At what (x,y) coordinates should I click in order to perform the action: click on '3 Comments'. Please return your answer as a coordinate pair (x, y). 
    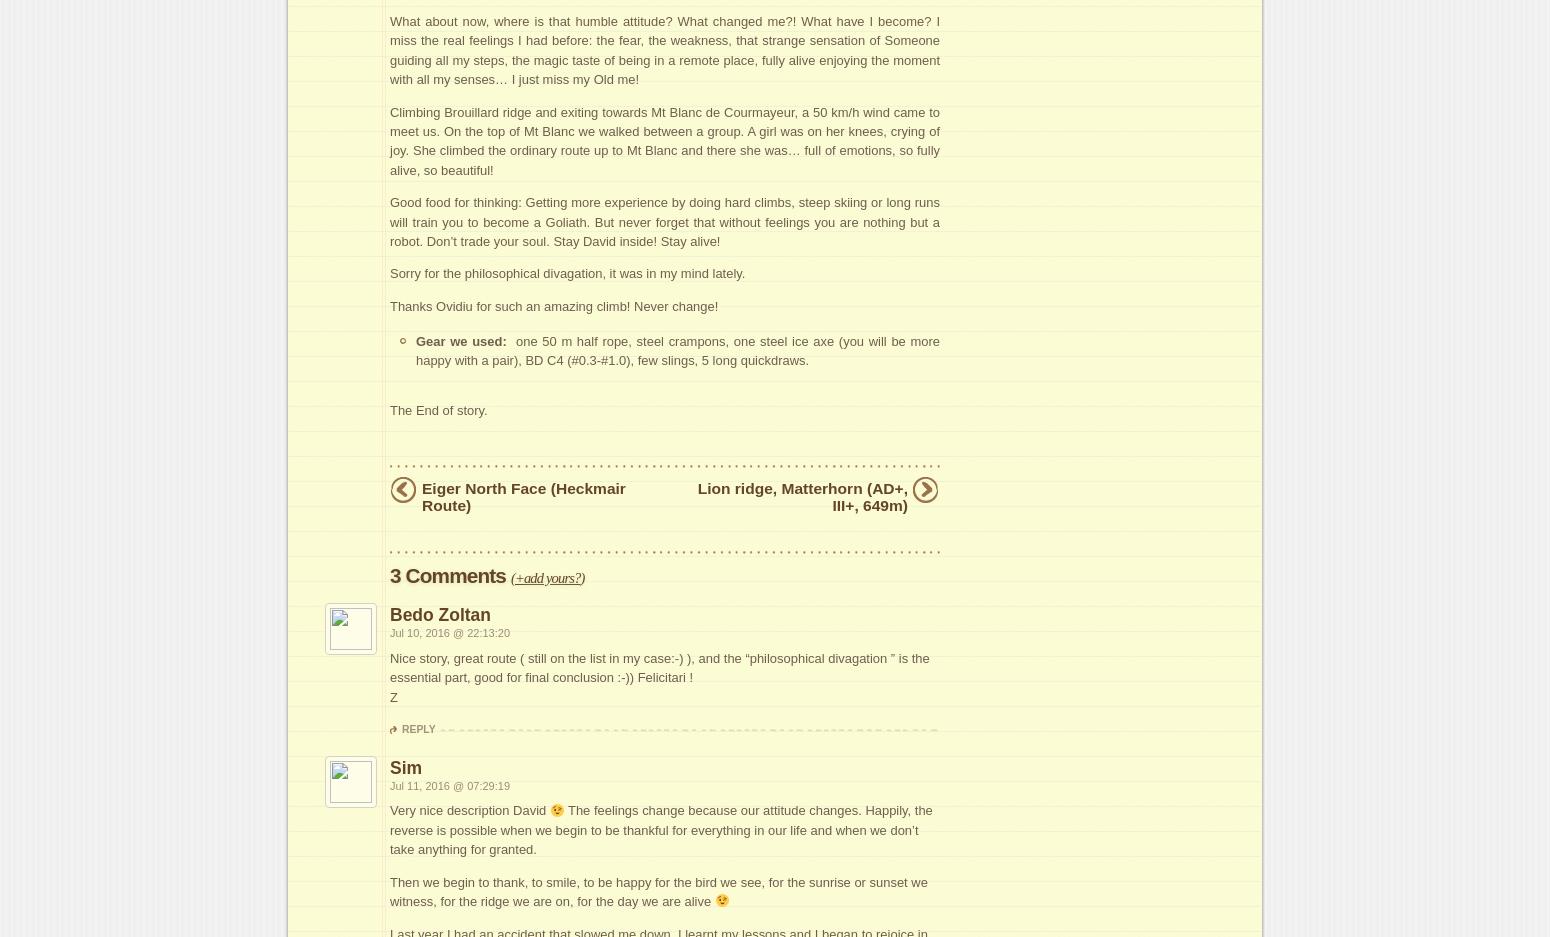
    Looking at the image, I should click on (449, 575).